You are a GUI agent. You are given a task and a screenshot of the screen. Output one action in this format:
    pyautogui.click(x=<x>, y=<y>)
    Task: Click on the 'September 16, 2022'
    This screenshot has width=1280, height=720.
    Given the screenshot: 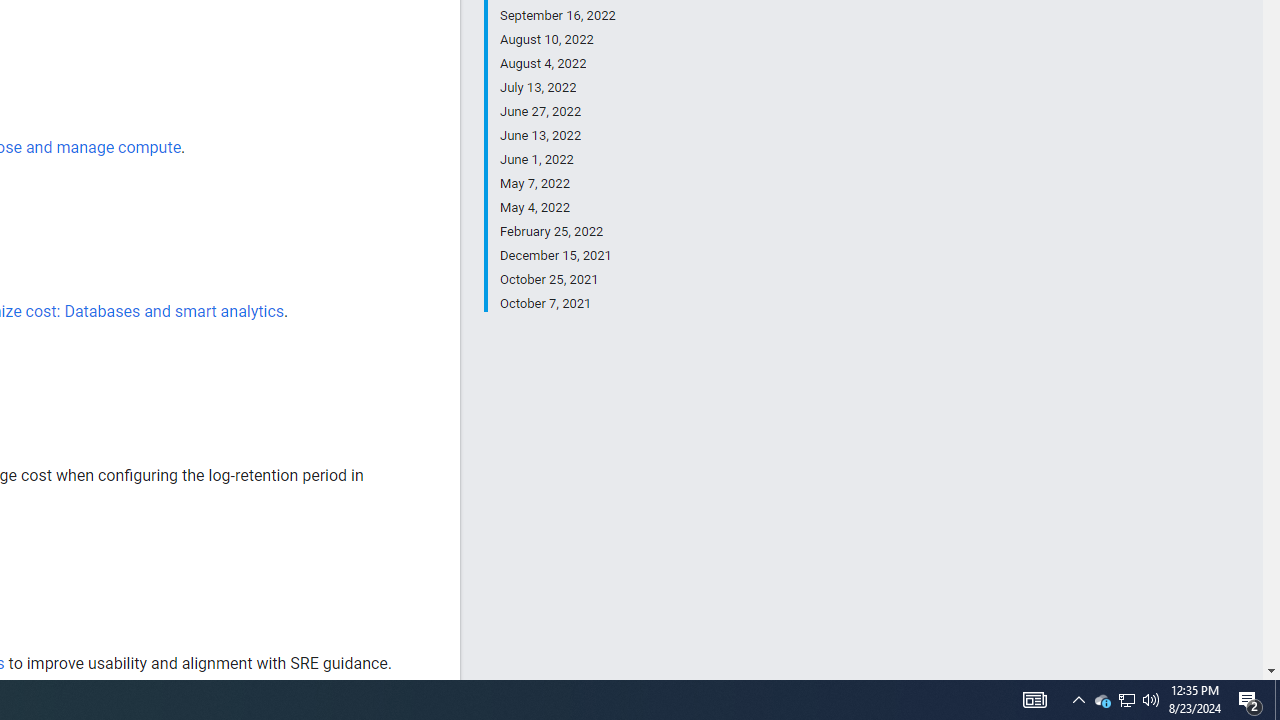 What is the action you would take?
    pyautogui.click(x=557, y=16)
    